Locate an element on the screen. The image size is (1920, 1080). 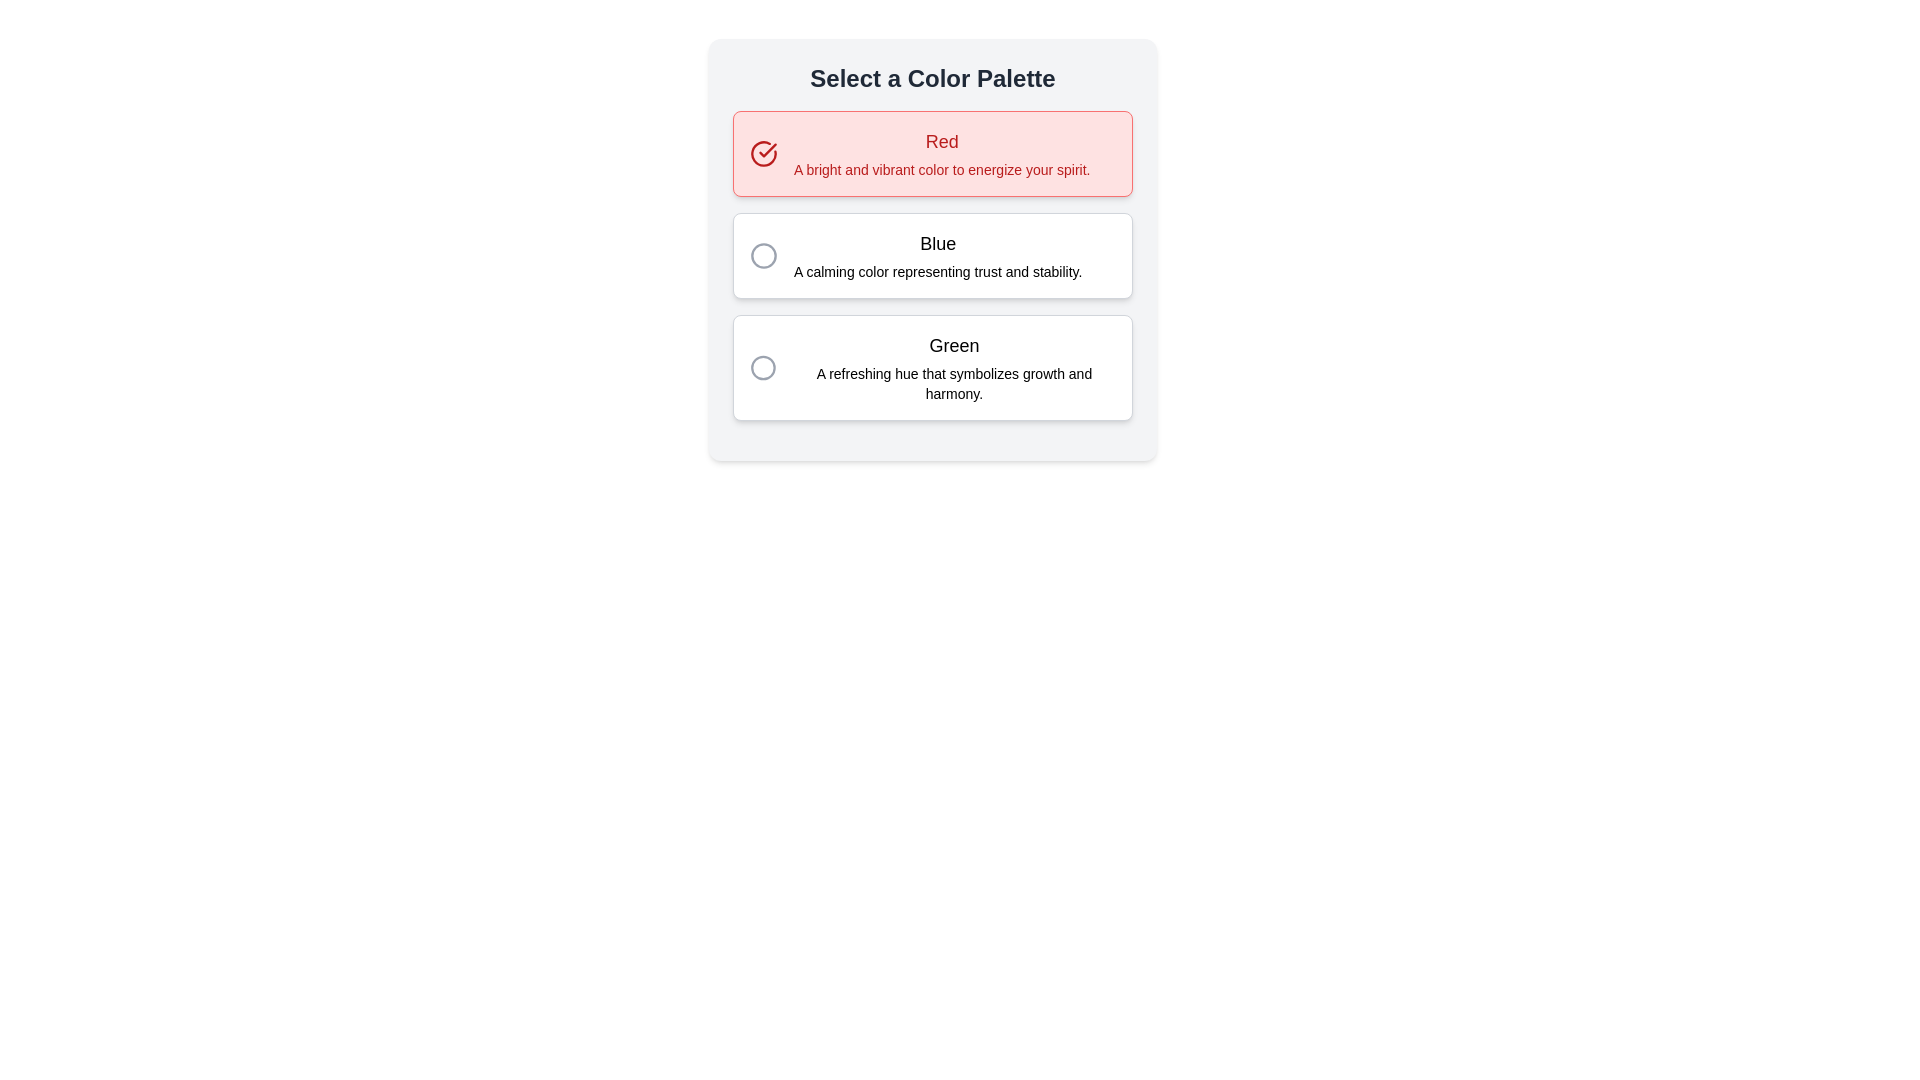
the radio button on the selectable option labeled 'Green' is located at coordinates (931, 367).